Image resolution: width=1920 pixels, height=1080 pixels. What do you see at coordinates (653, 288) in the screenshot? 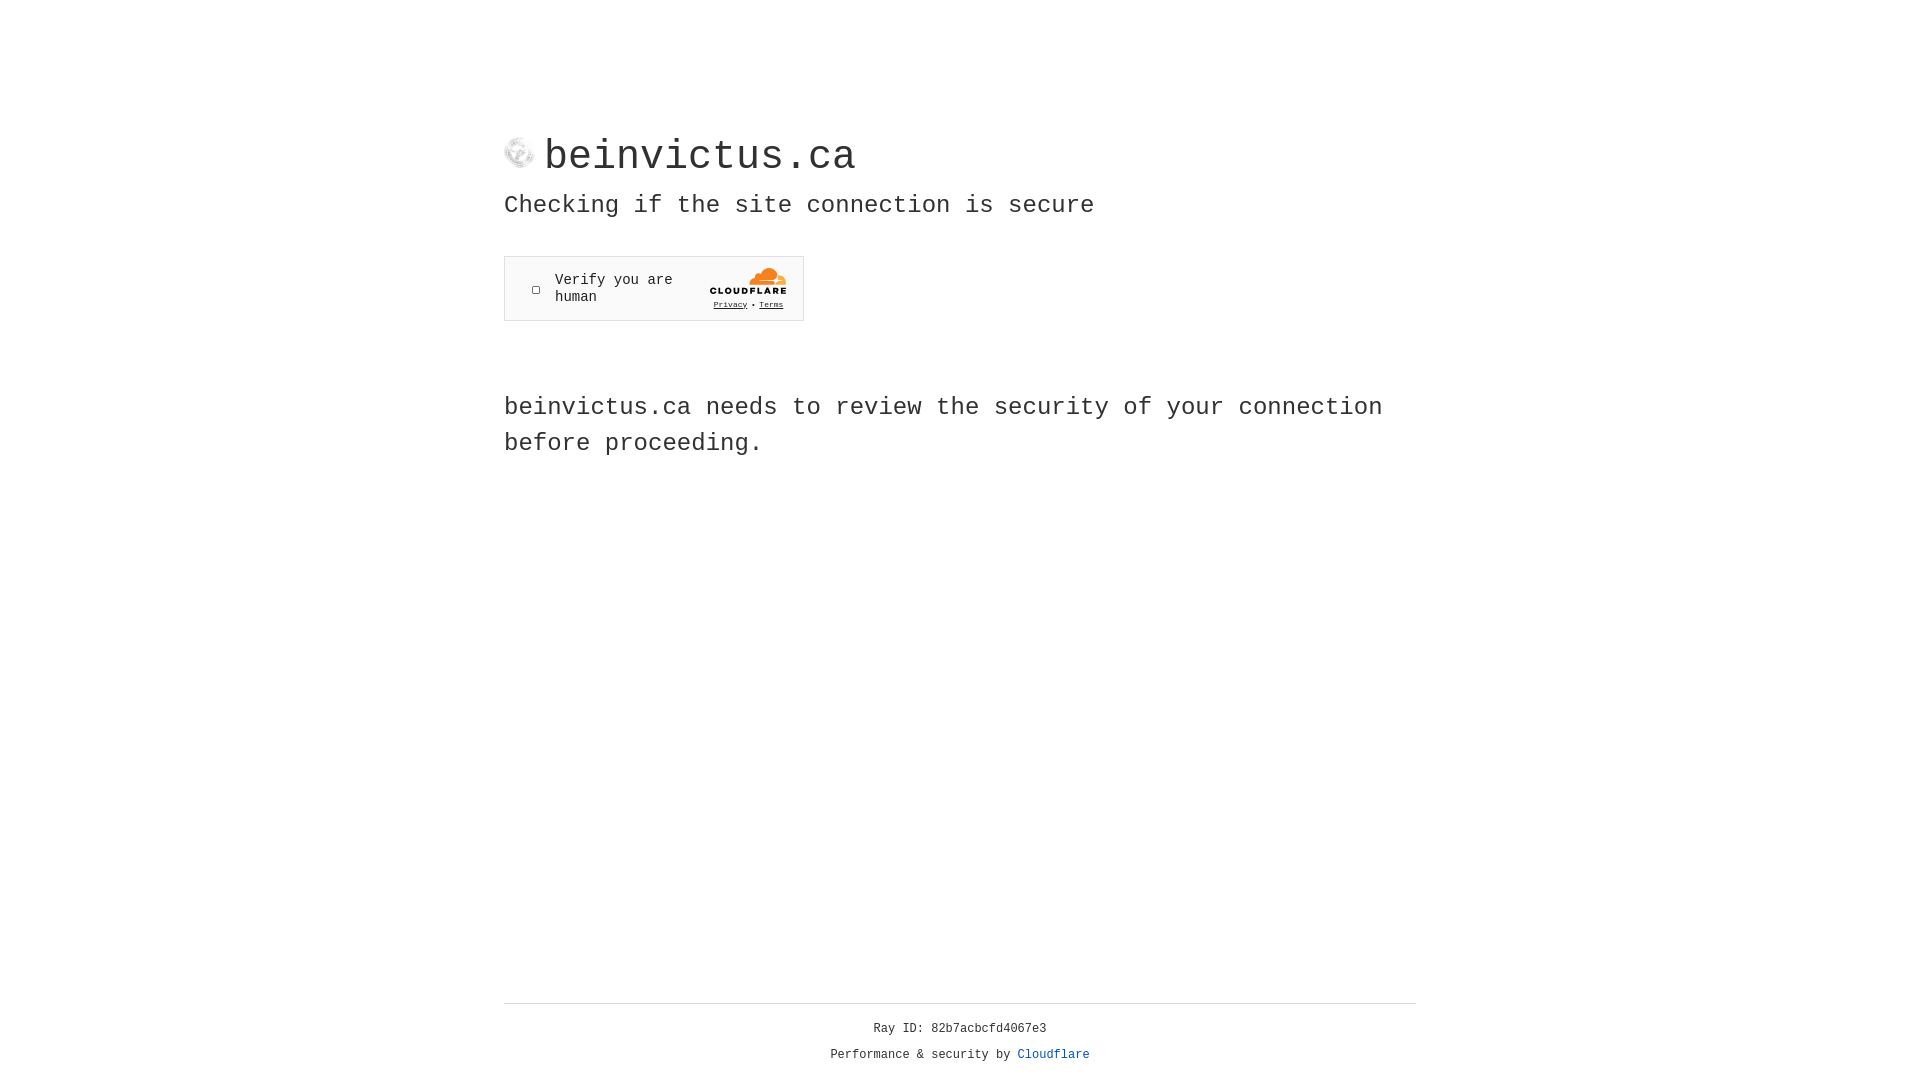
I see `'Widget containing a Cloudflare security challenge'` at bounding box center [653, 288].